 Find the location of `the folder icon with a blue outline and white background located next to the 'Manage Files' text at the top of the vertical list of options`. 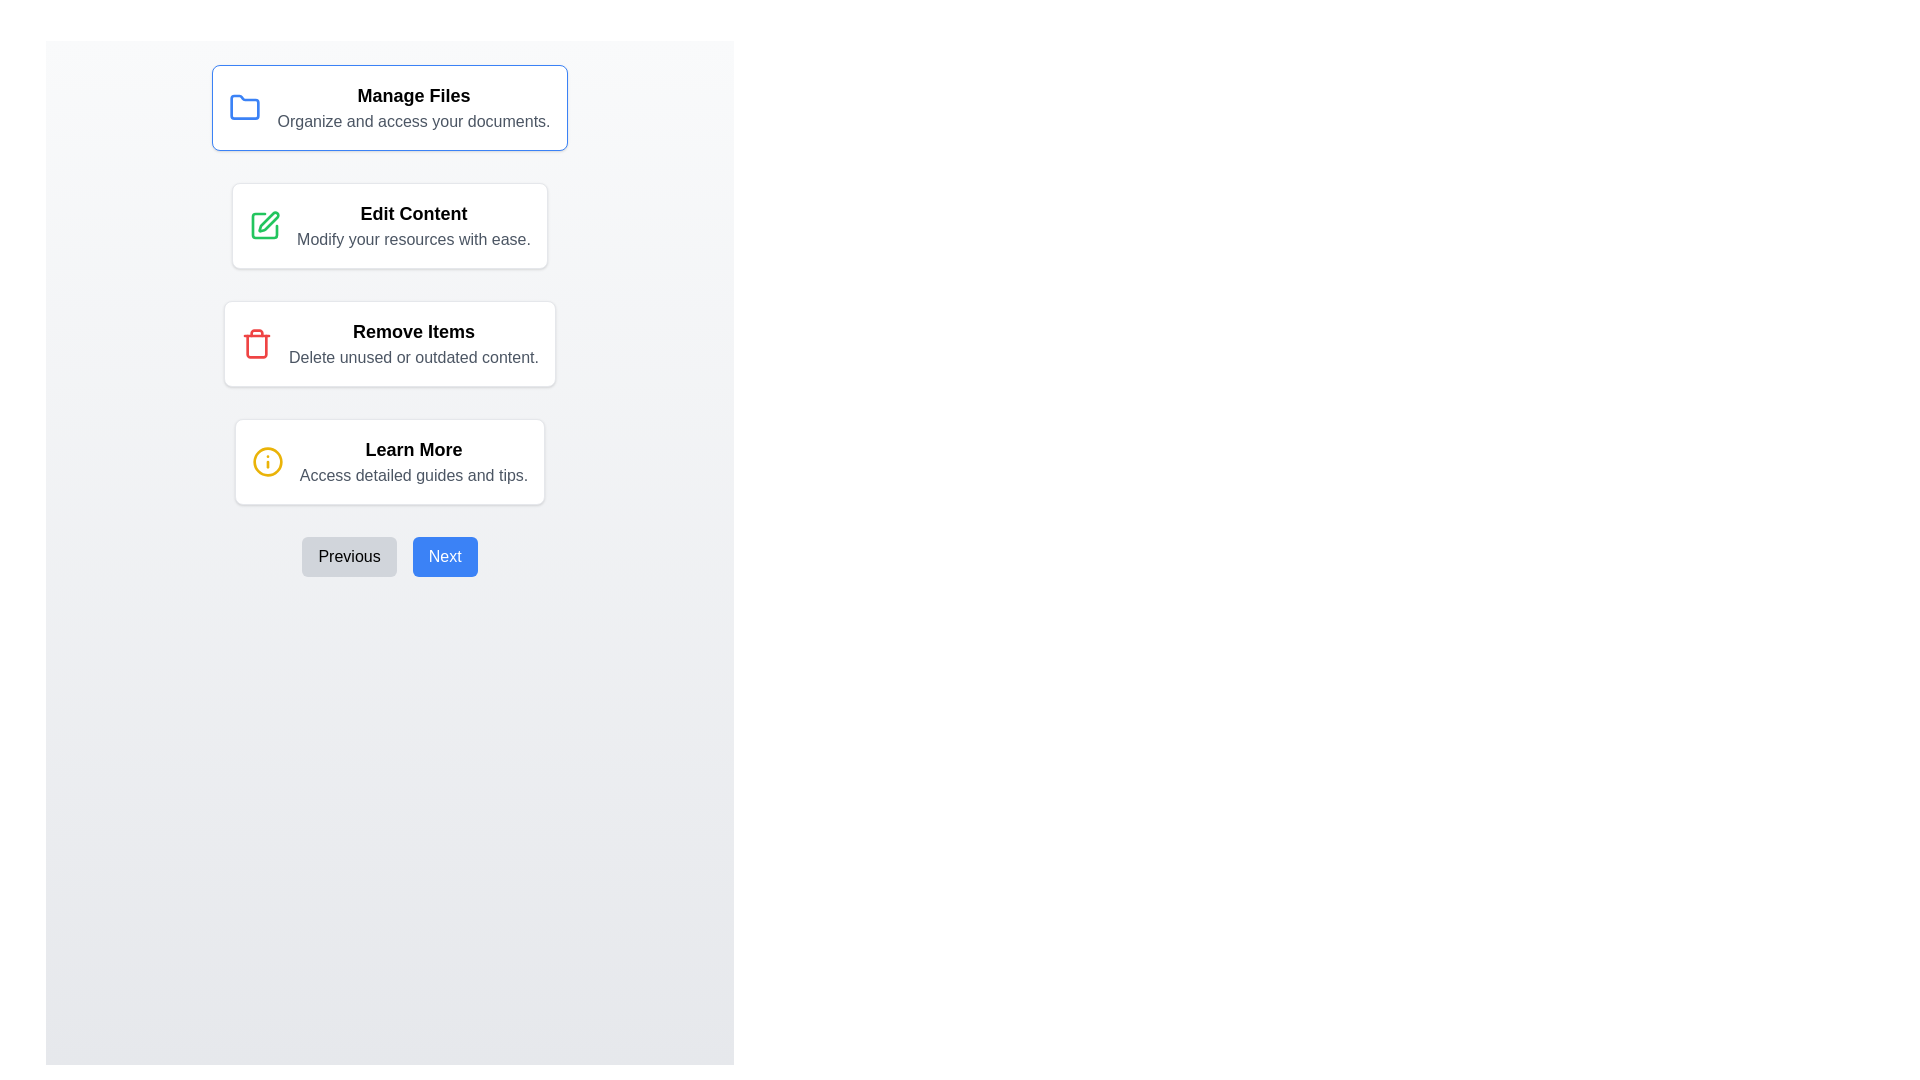

the folder icon with a blue outline and white background located next to the 'Manage Files' text at the top of the vertical list of options is located at coordinates (244, 107).